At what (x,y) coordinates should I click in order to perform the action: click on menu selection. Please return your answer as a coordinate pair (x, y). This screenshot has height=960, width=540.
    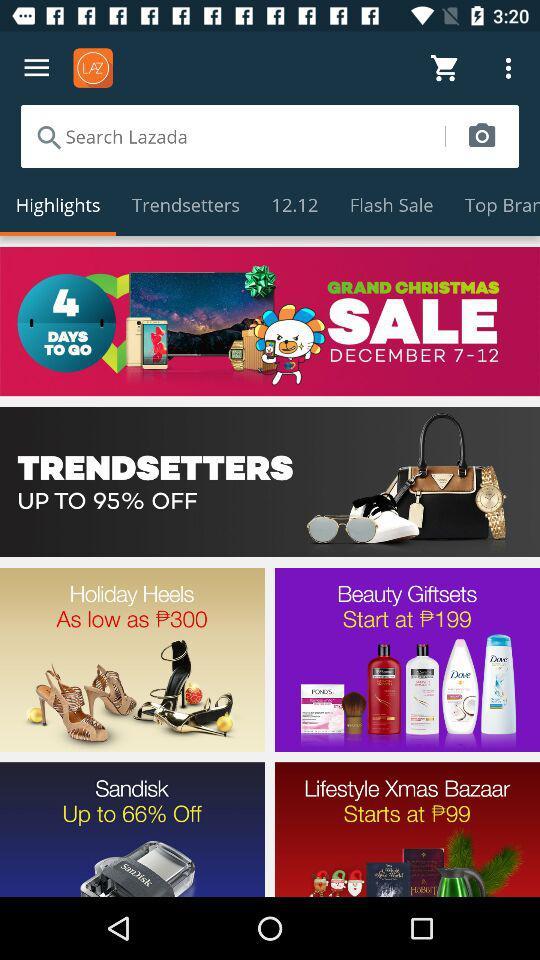
    Looking at the image, I should click on (270, 481).